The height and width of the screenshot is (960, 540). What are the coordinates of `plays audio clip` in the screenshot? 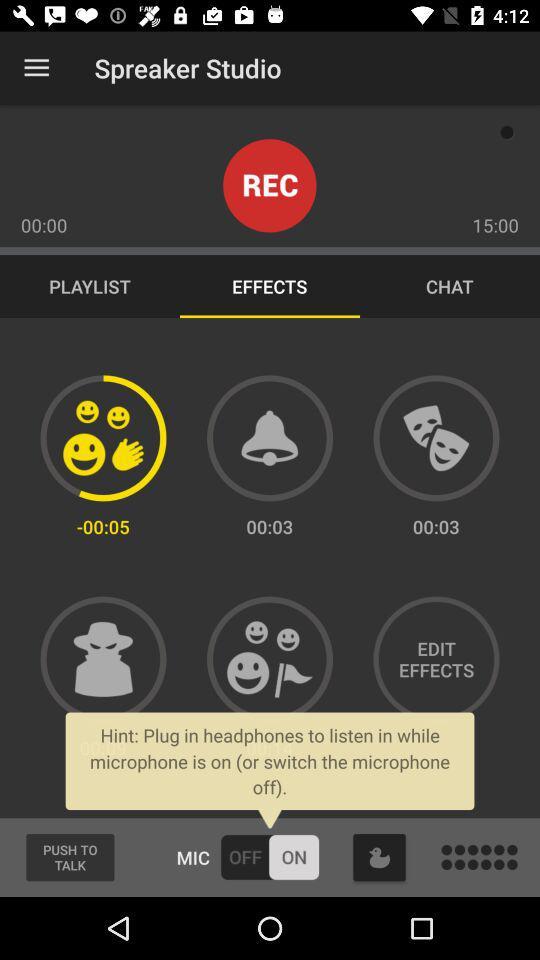 It's located at (435, 438).